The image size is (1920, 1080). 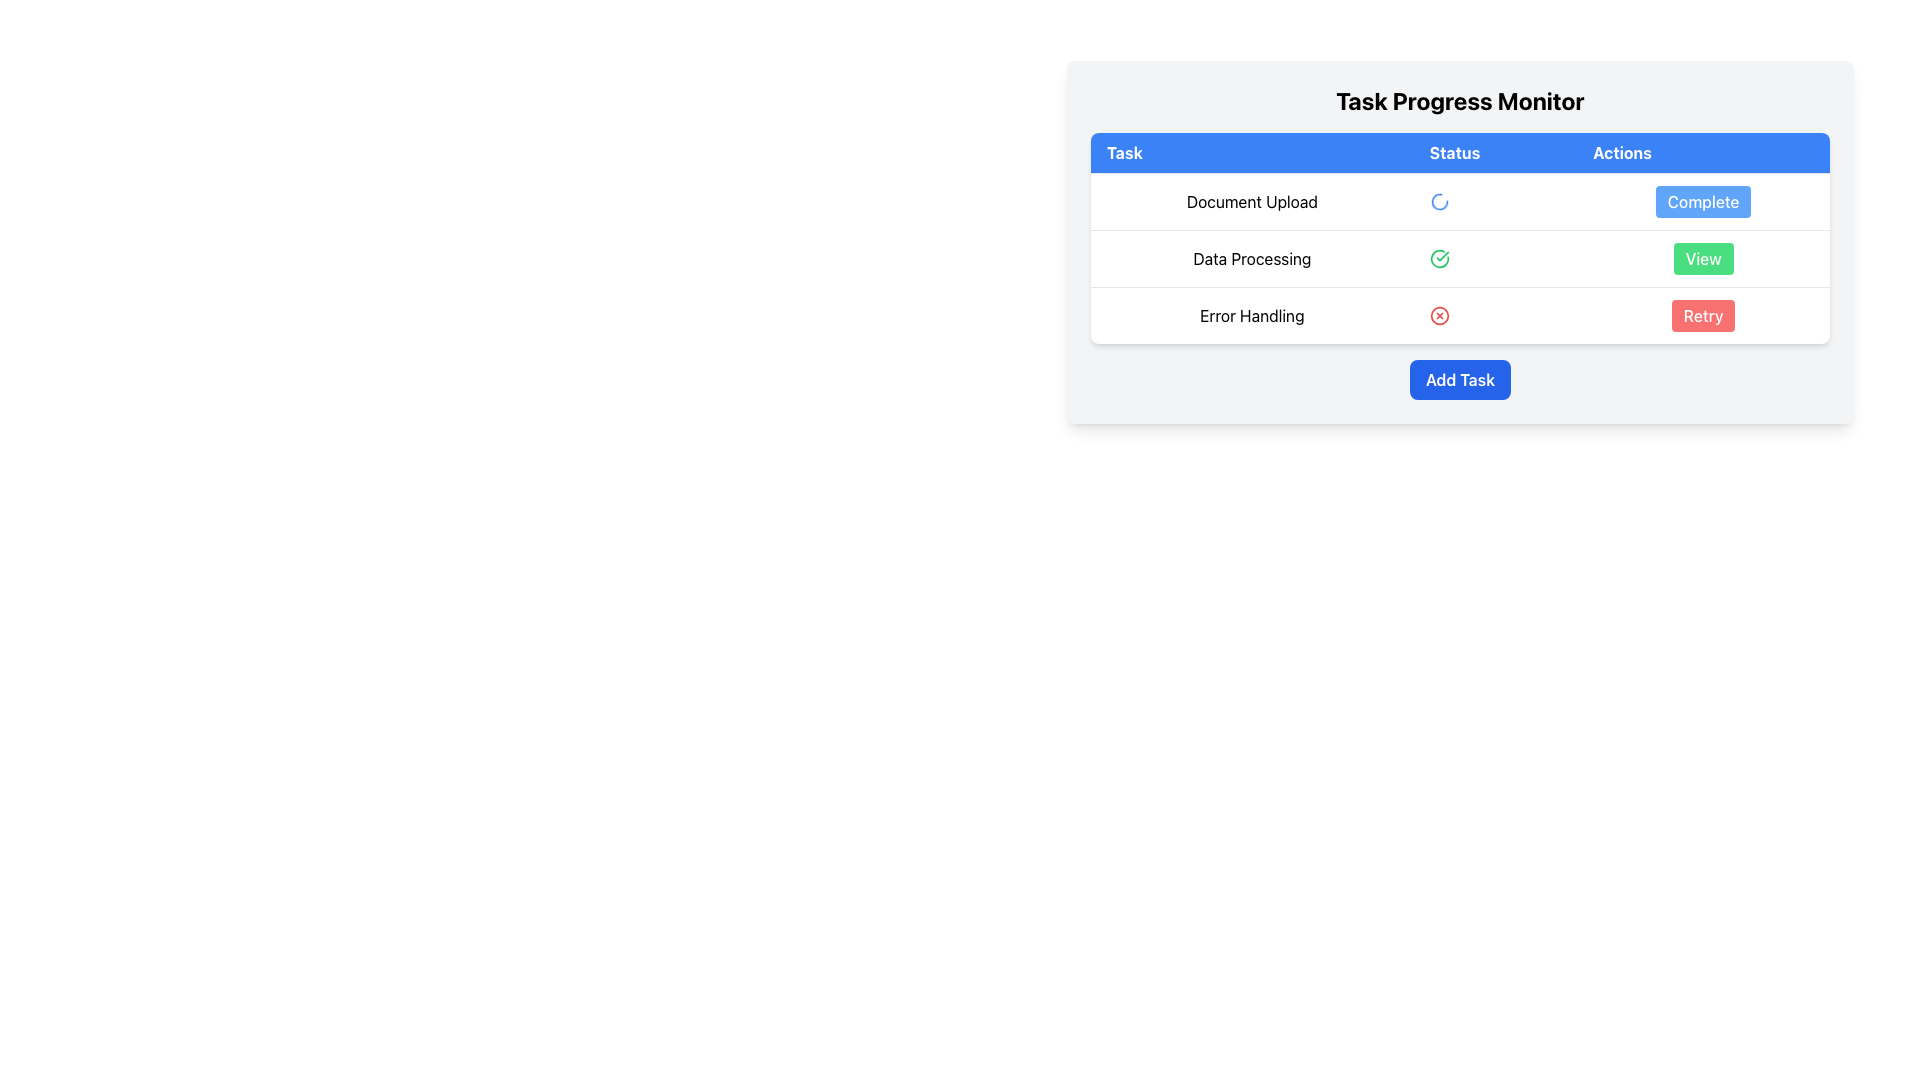 What do you see at coordinates (1702, 201) in the screenshot?
I see `the button in the 'Actions' column of the first row in the 'Task Progress Monitor' table to observe the background color change for the 'Document Upload' task` at bounding box center [1702, 201].